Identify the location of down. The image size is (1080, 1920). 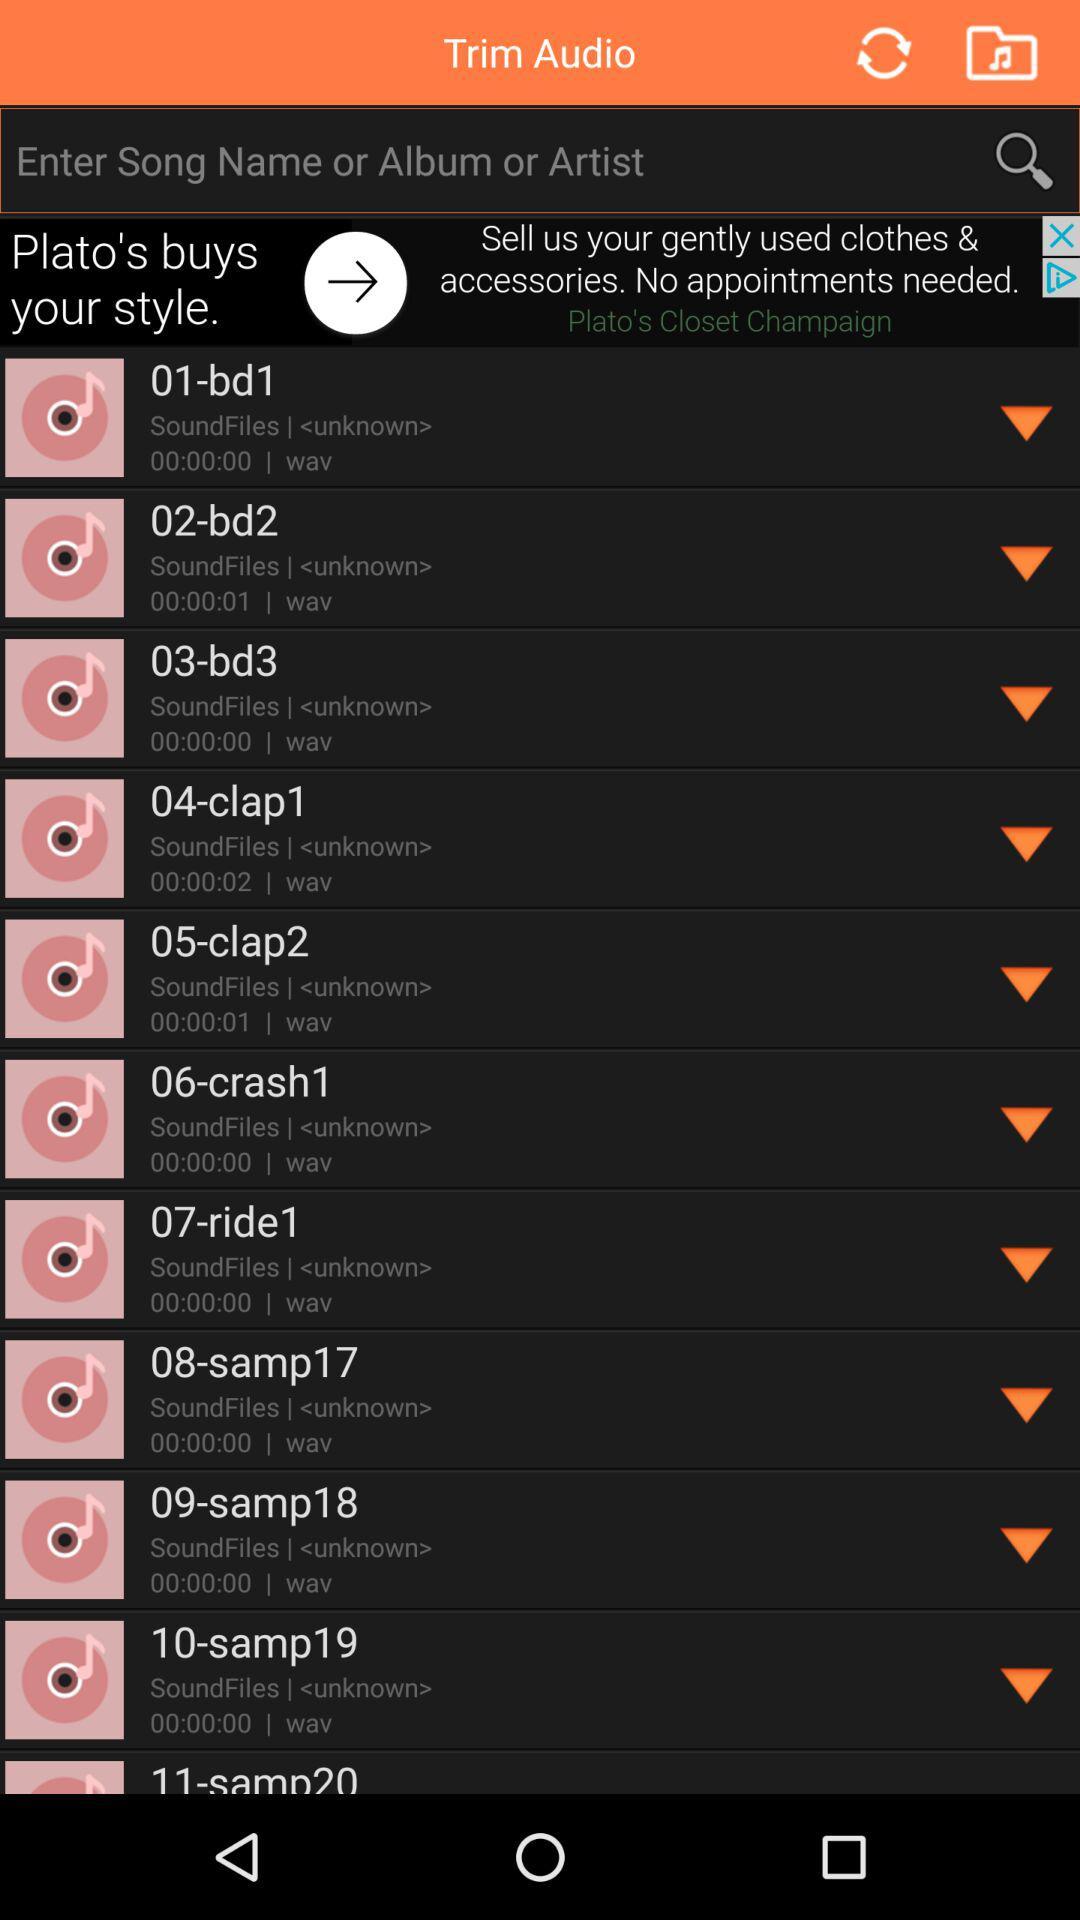
(1027, 1539).